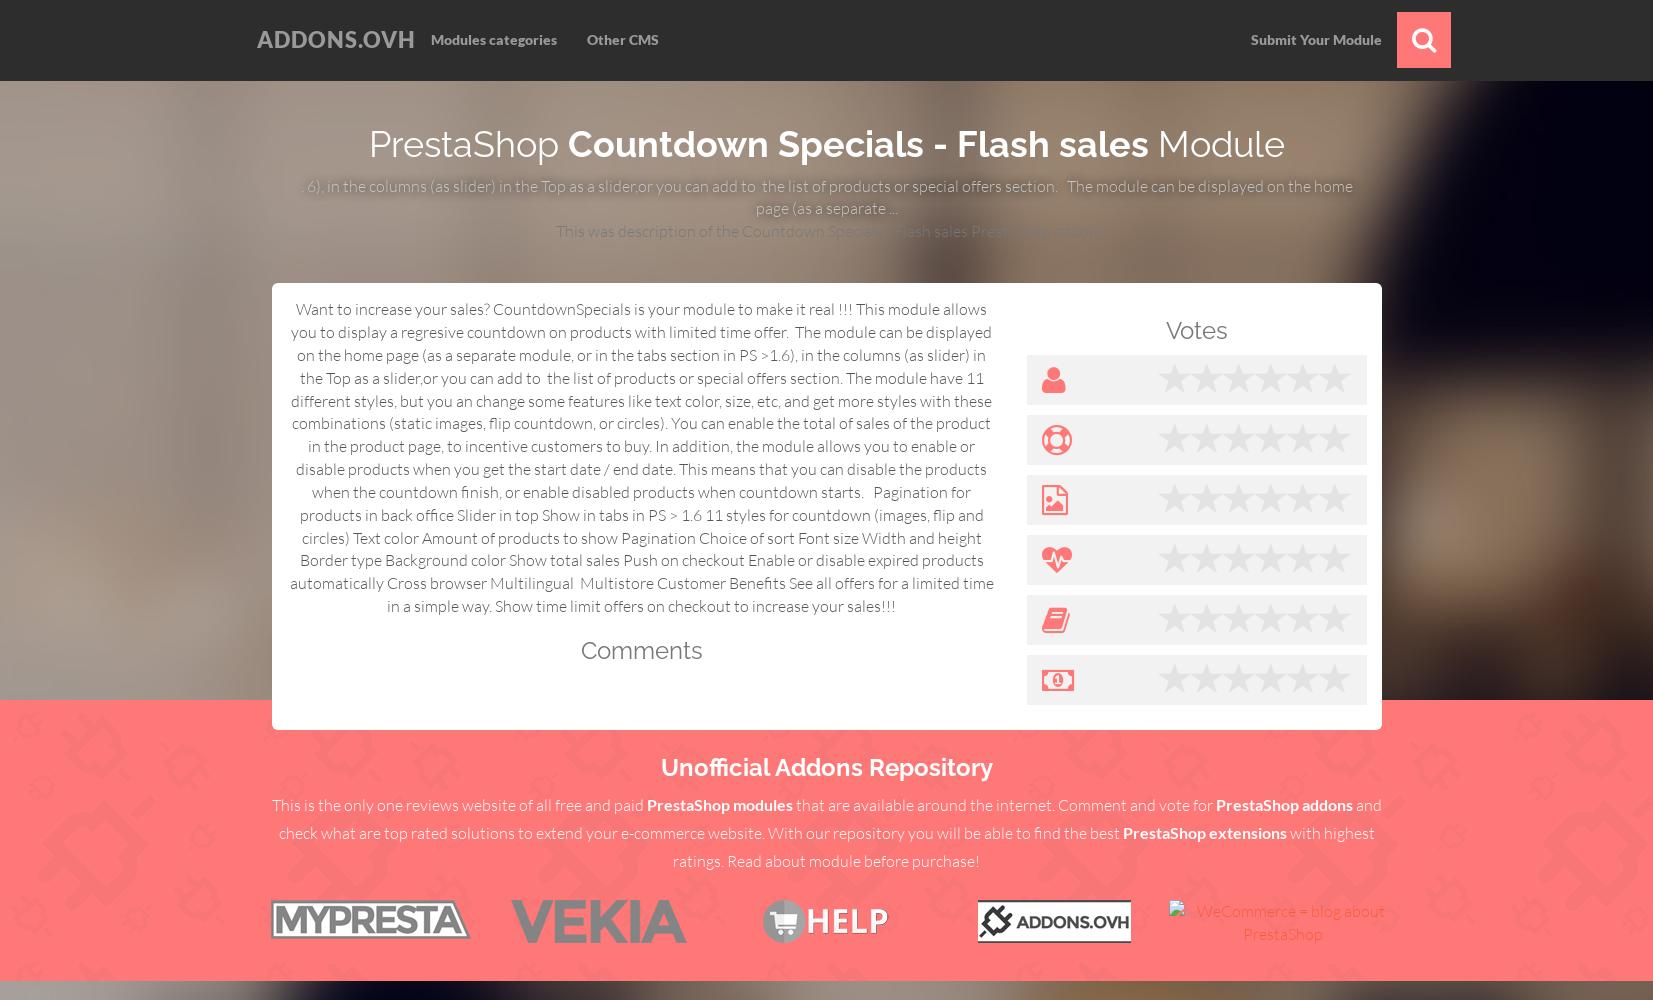  Describe the element at coordinates (299, 195) in the screenshot. I see `'. 6), in the columns (as slider) in the Top as a slider,or you can add to  the list of products or special offers section.   The module can be displayed on the home page (as a separate ...'` at that location.